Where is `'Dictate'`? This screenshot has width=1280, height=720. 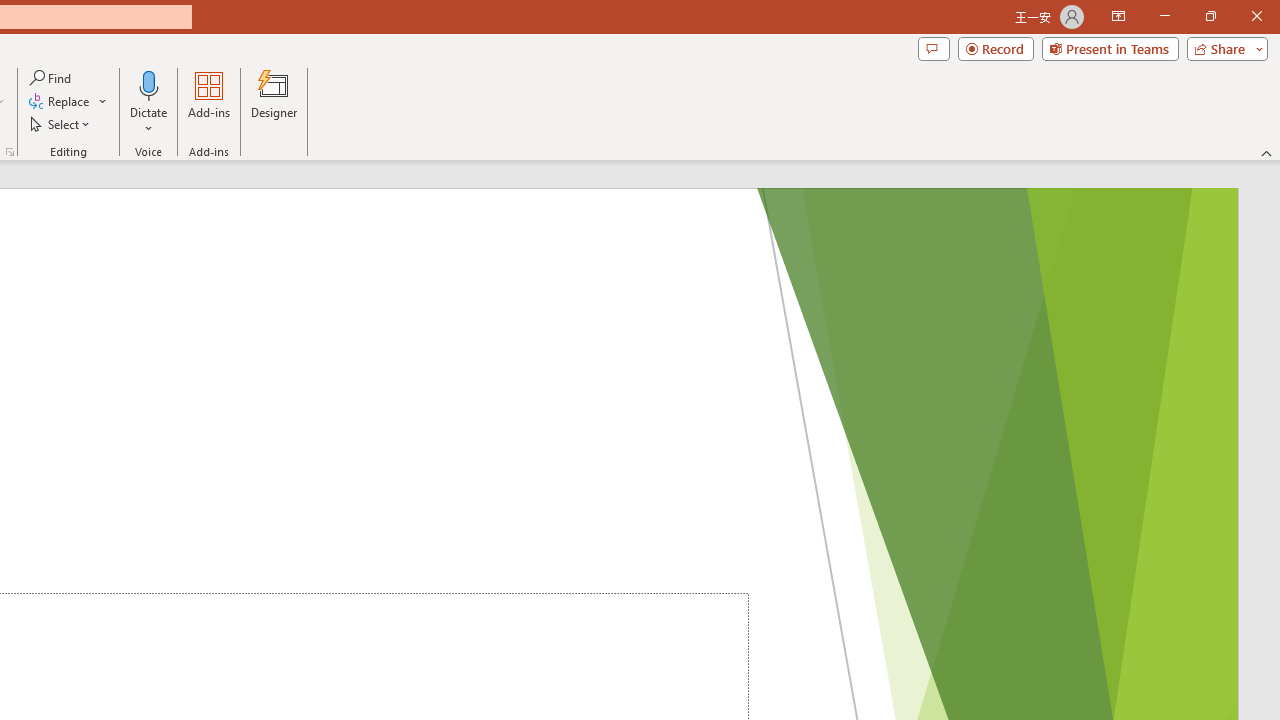 'Dictate' is located at coordinates (148, 103).